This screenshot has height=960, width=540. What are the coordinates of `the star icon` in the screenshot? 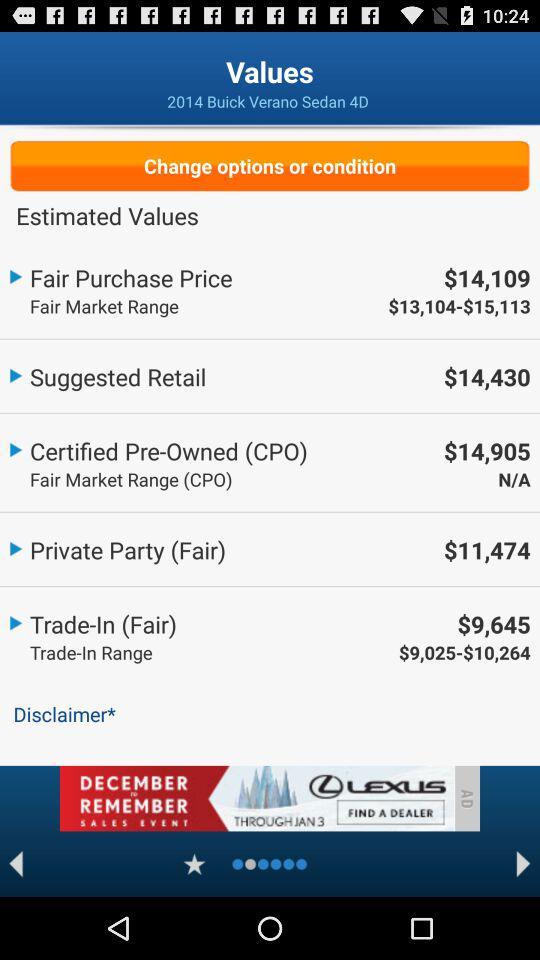 It's located at (194, 924).